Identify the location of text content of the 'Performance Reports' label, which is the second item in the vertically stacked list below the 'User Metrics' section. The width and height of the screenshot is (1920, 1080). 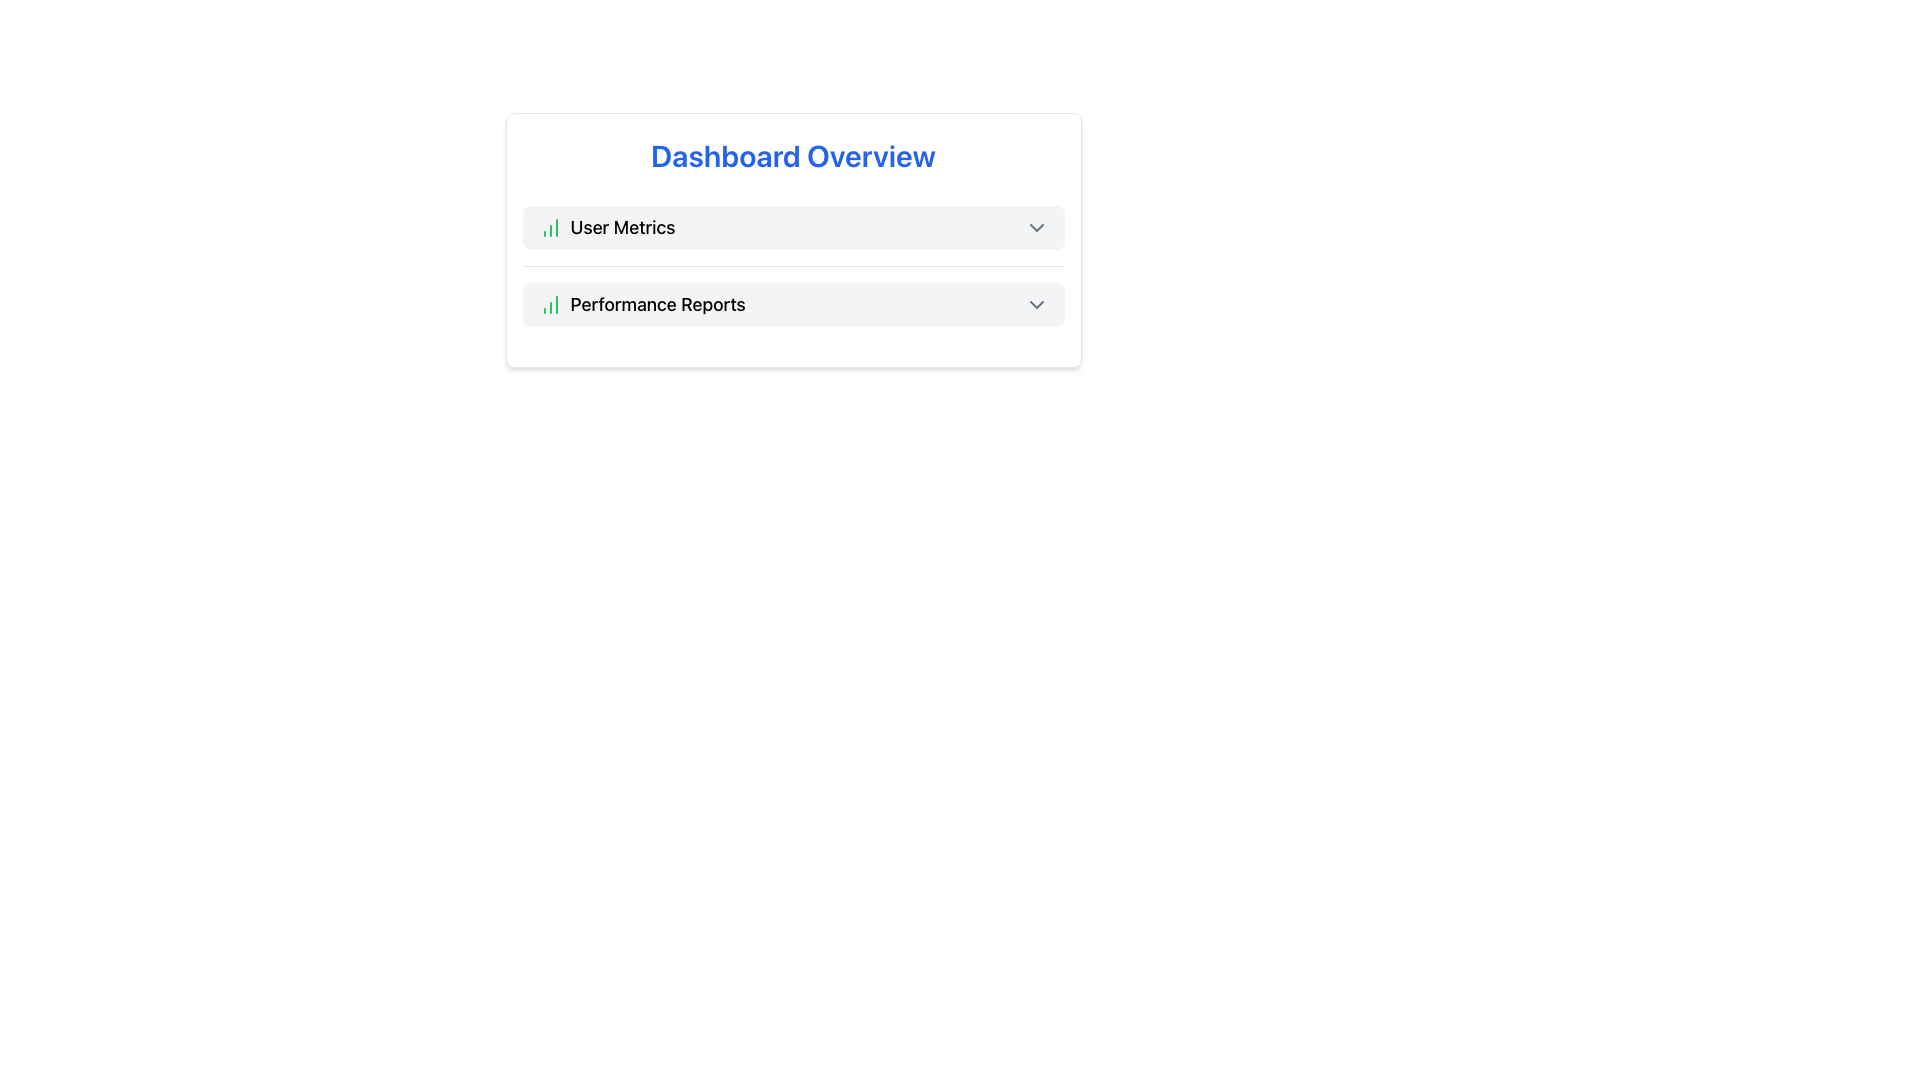
(642, 304).